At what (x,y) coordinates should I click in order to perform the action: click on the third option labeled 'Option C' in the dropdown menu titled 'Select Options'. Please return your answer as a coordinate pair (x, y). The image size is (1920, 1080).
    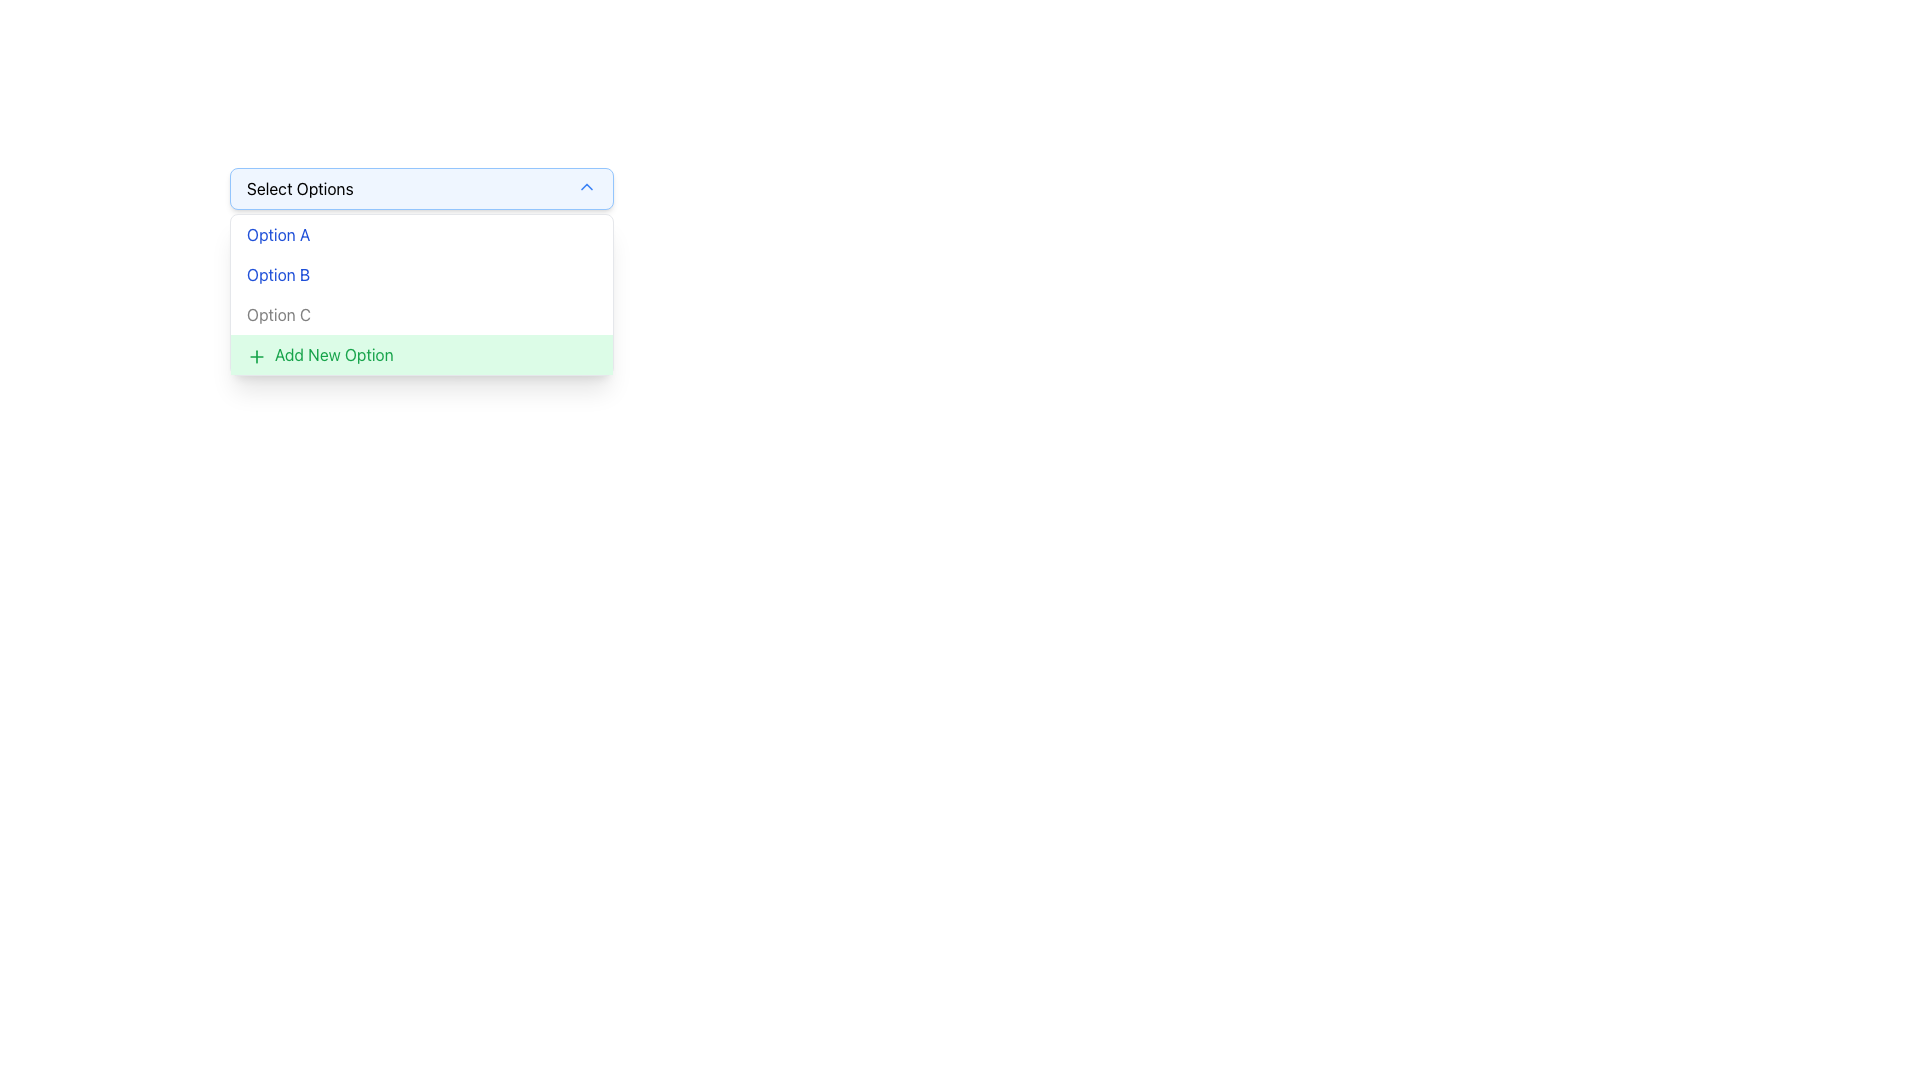
    Looking at the image, I should click on (277, 315).